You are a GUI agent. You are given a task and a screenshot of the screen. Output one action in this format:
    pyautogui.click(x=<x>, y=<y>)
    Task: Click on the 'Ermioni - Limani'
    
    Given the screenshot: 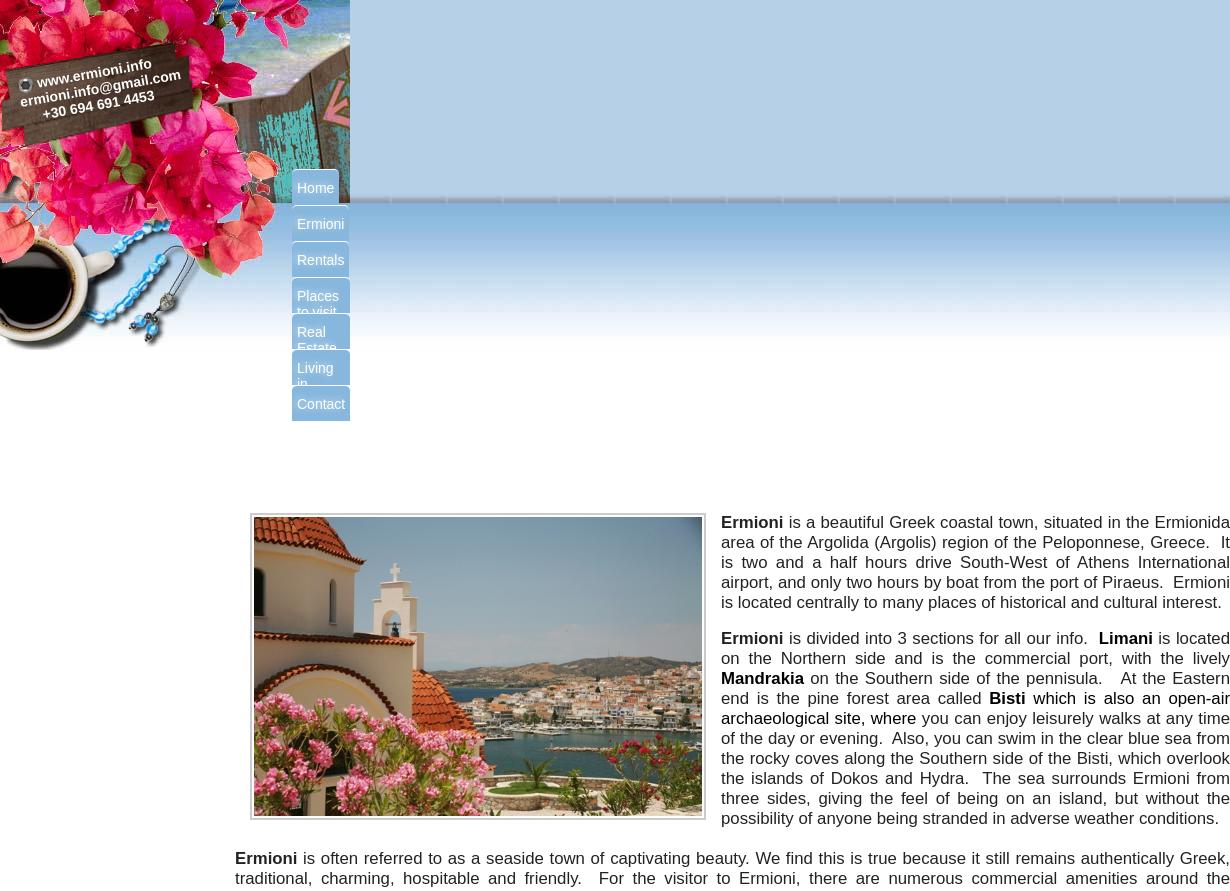 What is the action you would take?
    pyautogui.click(x=731, y=458)
    